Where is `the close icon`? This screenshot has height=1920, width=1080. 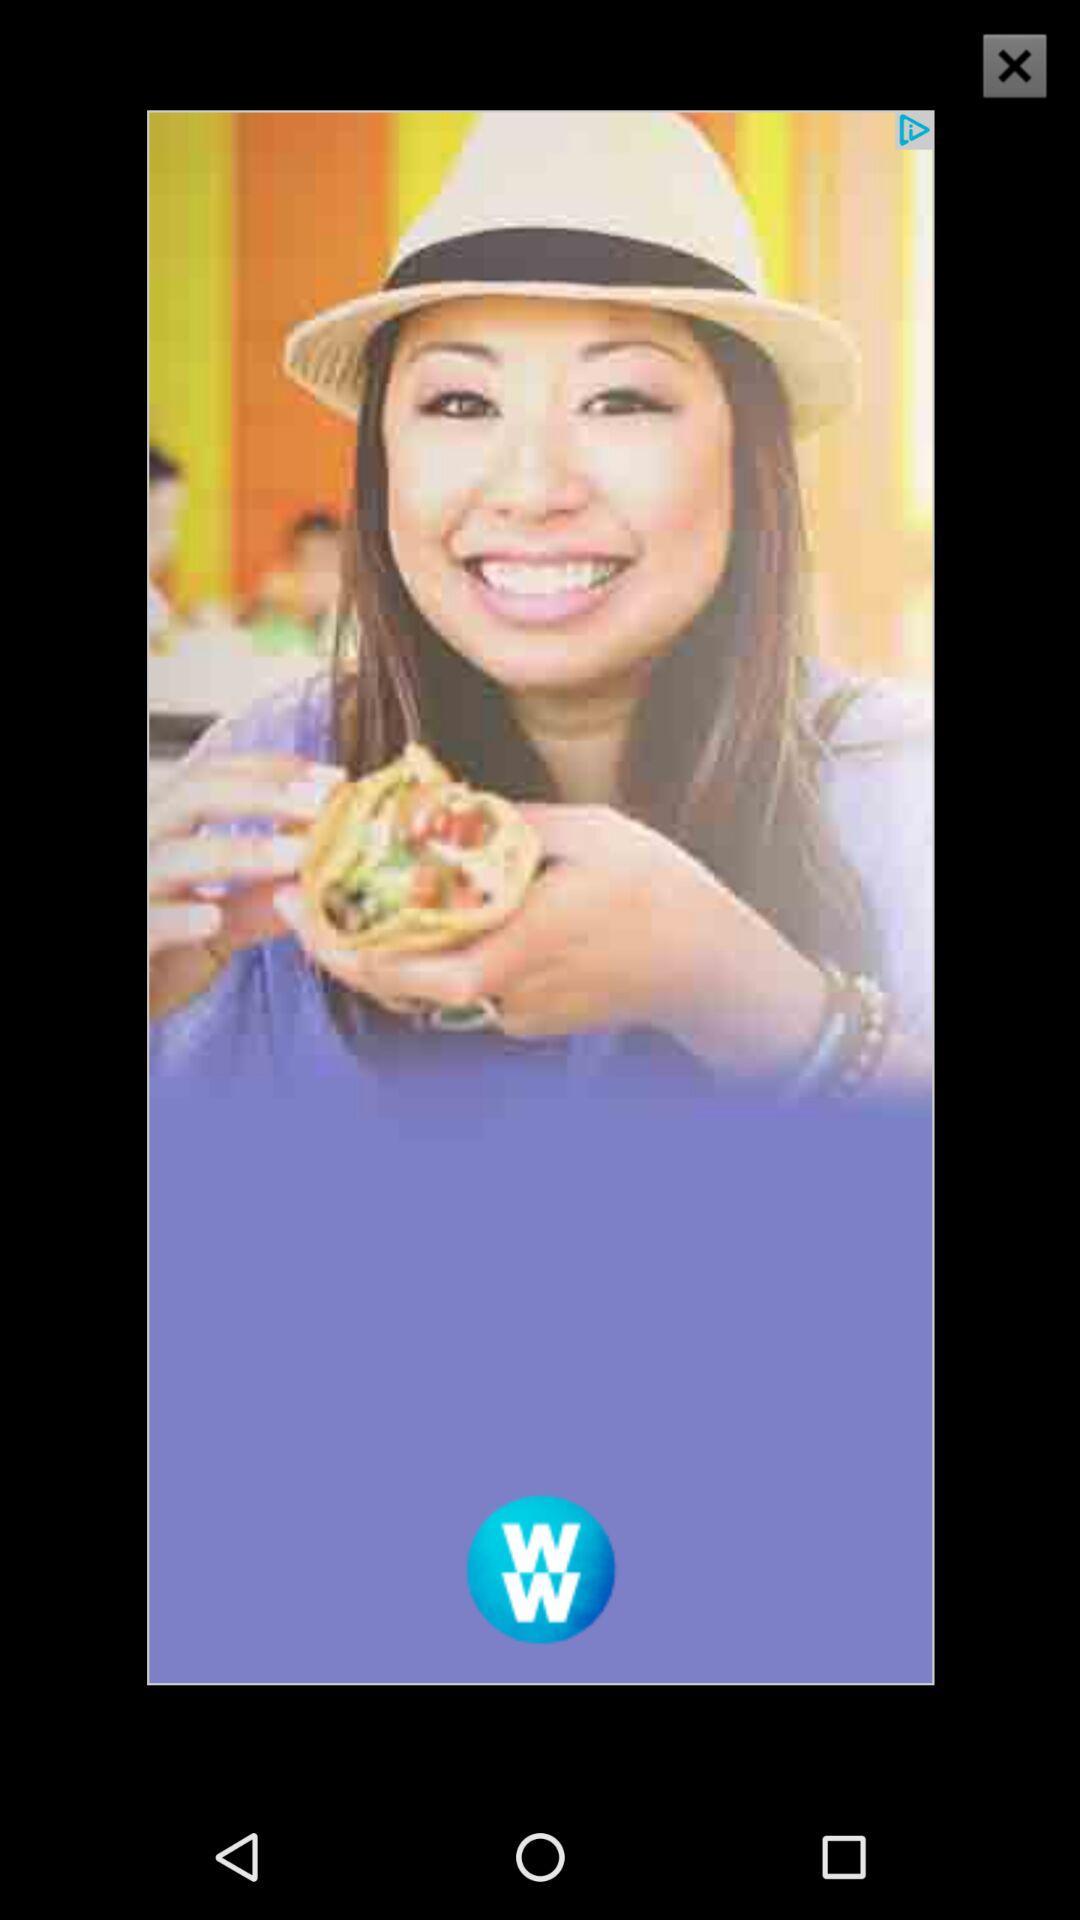 the close icon is located at coordinates (1014, 70).